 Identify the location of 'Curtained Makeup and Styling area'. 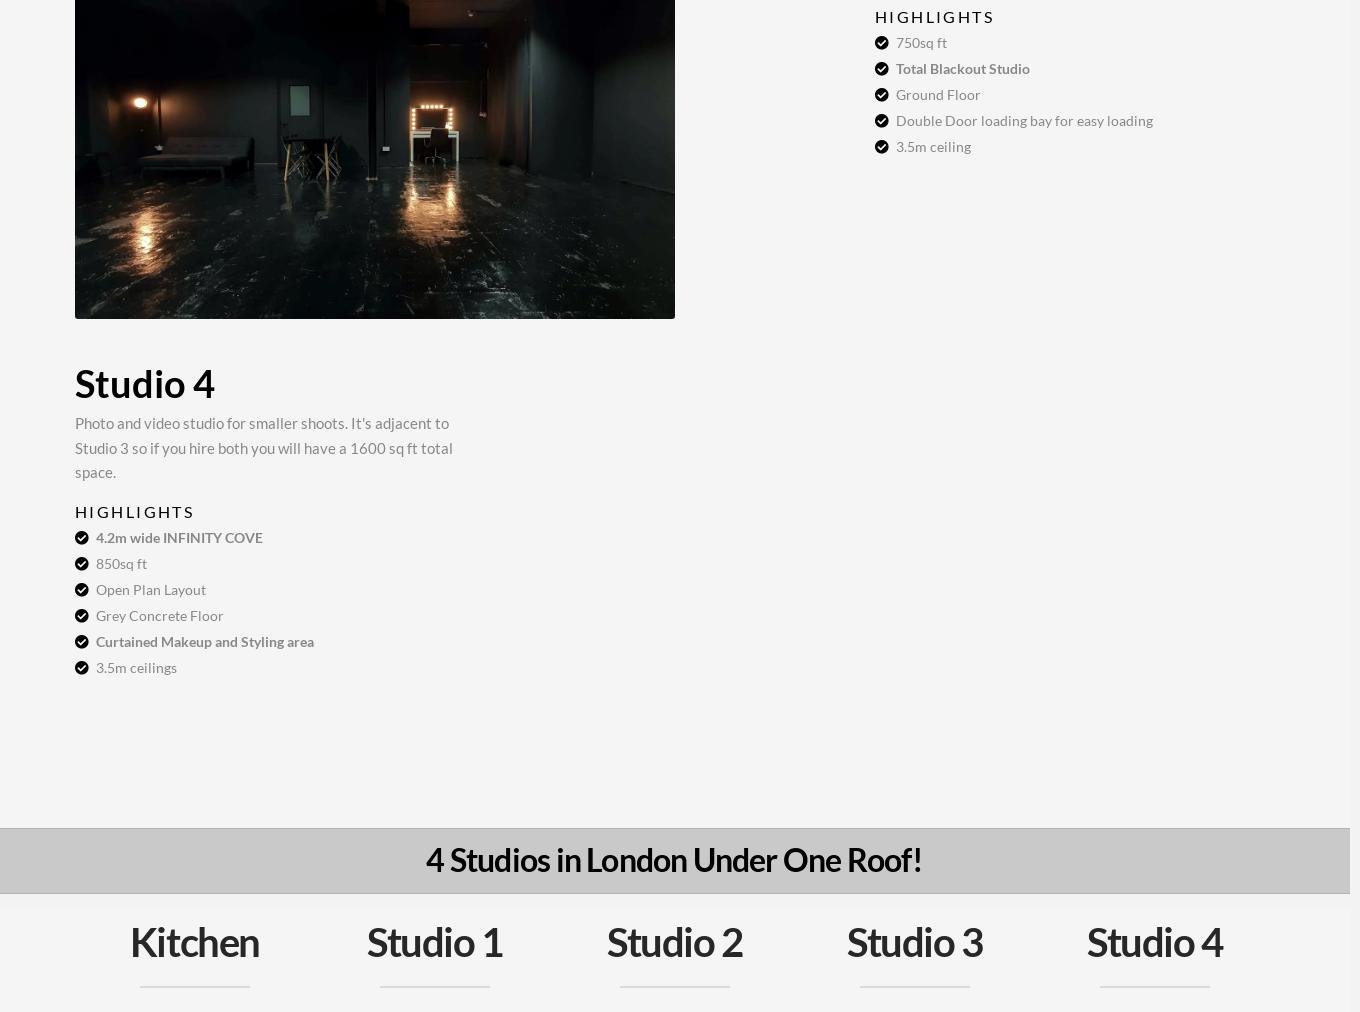
(203, 640).